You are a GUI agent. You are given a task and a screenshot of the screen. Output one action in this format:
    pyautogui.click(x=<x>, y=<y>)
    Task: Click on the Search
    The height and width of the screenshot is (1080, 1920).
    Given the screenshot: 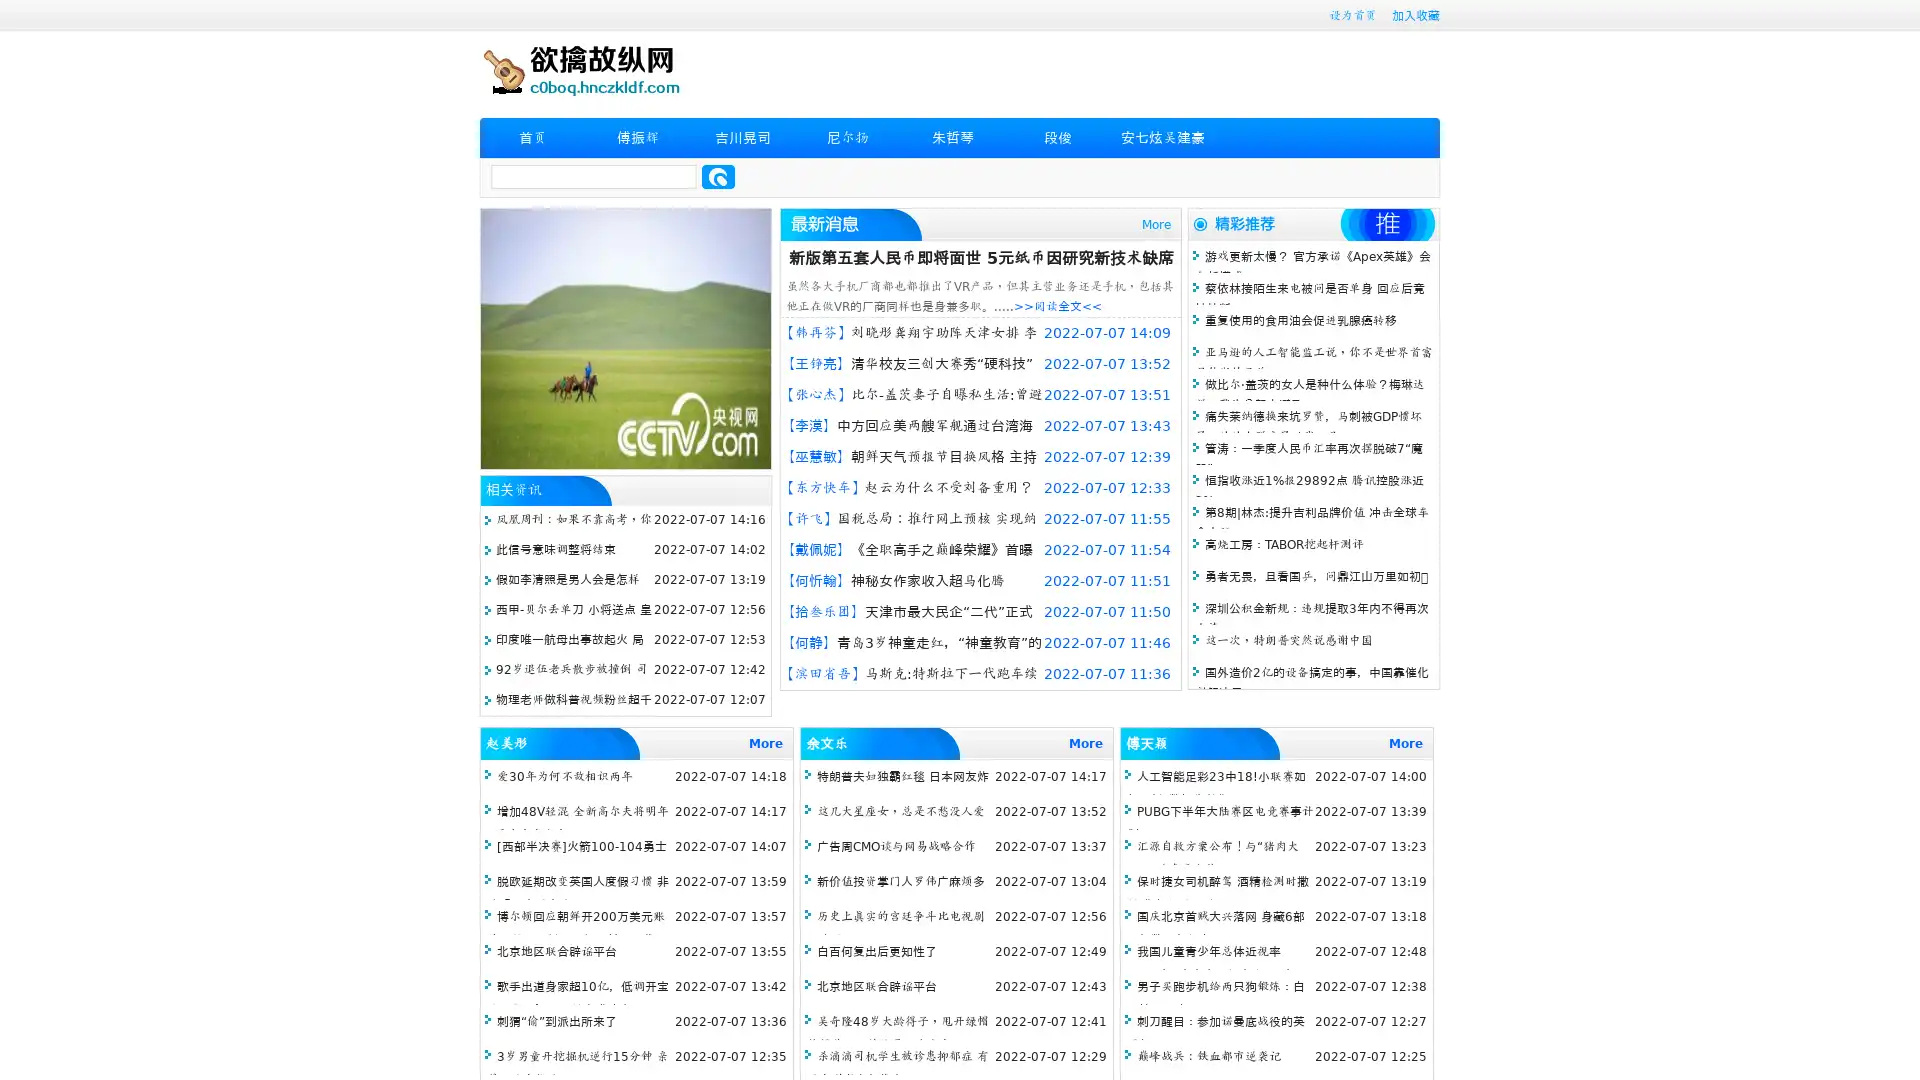 What is the action you would take?
    pyautogui.click(x=718, y=176)
    